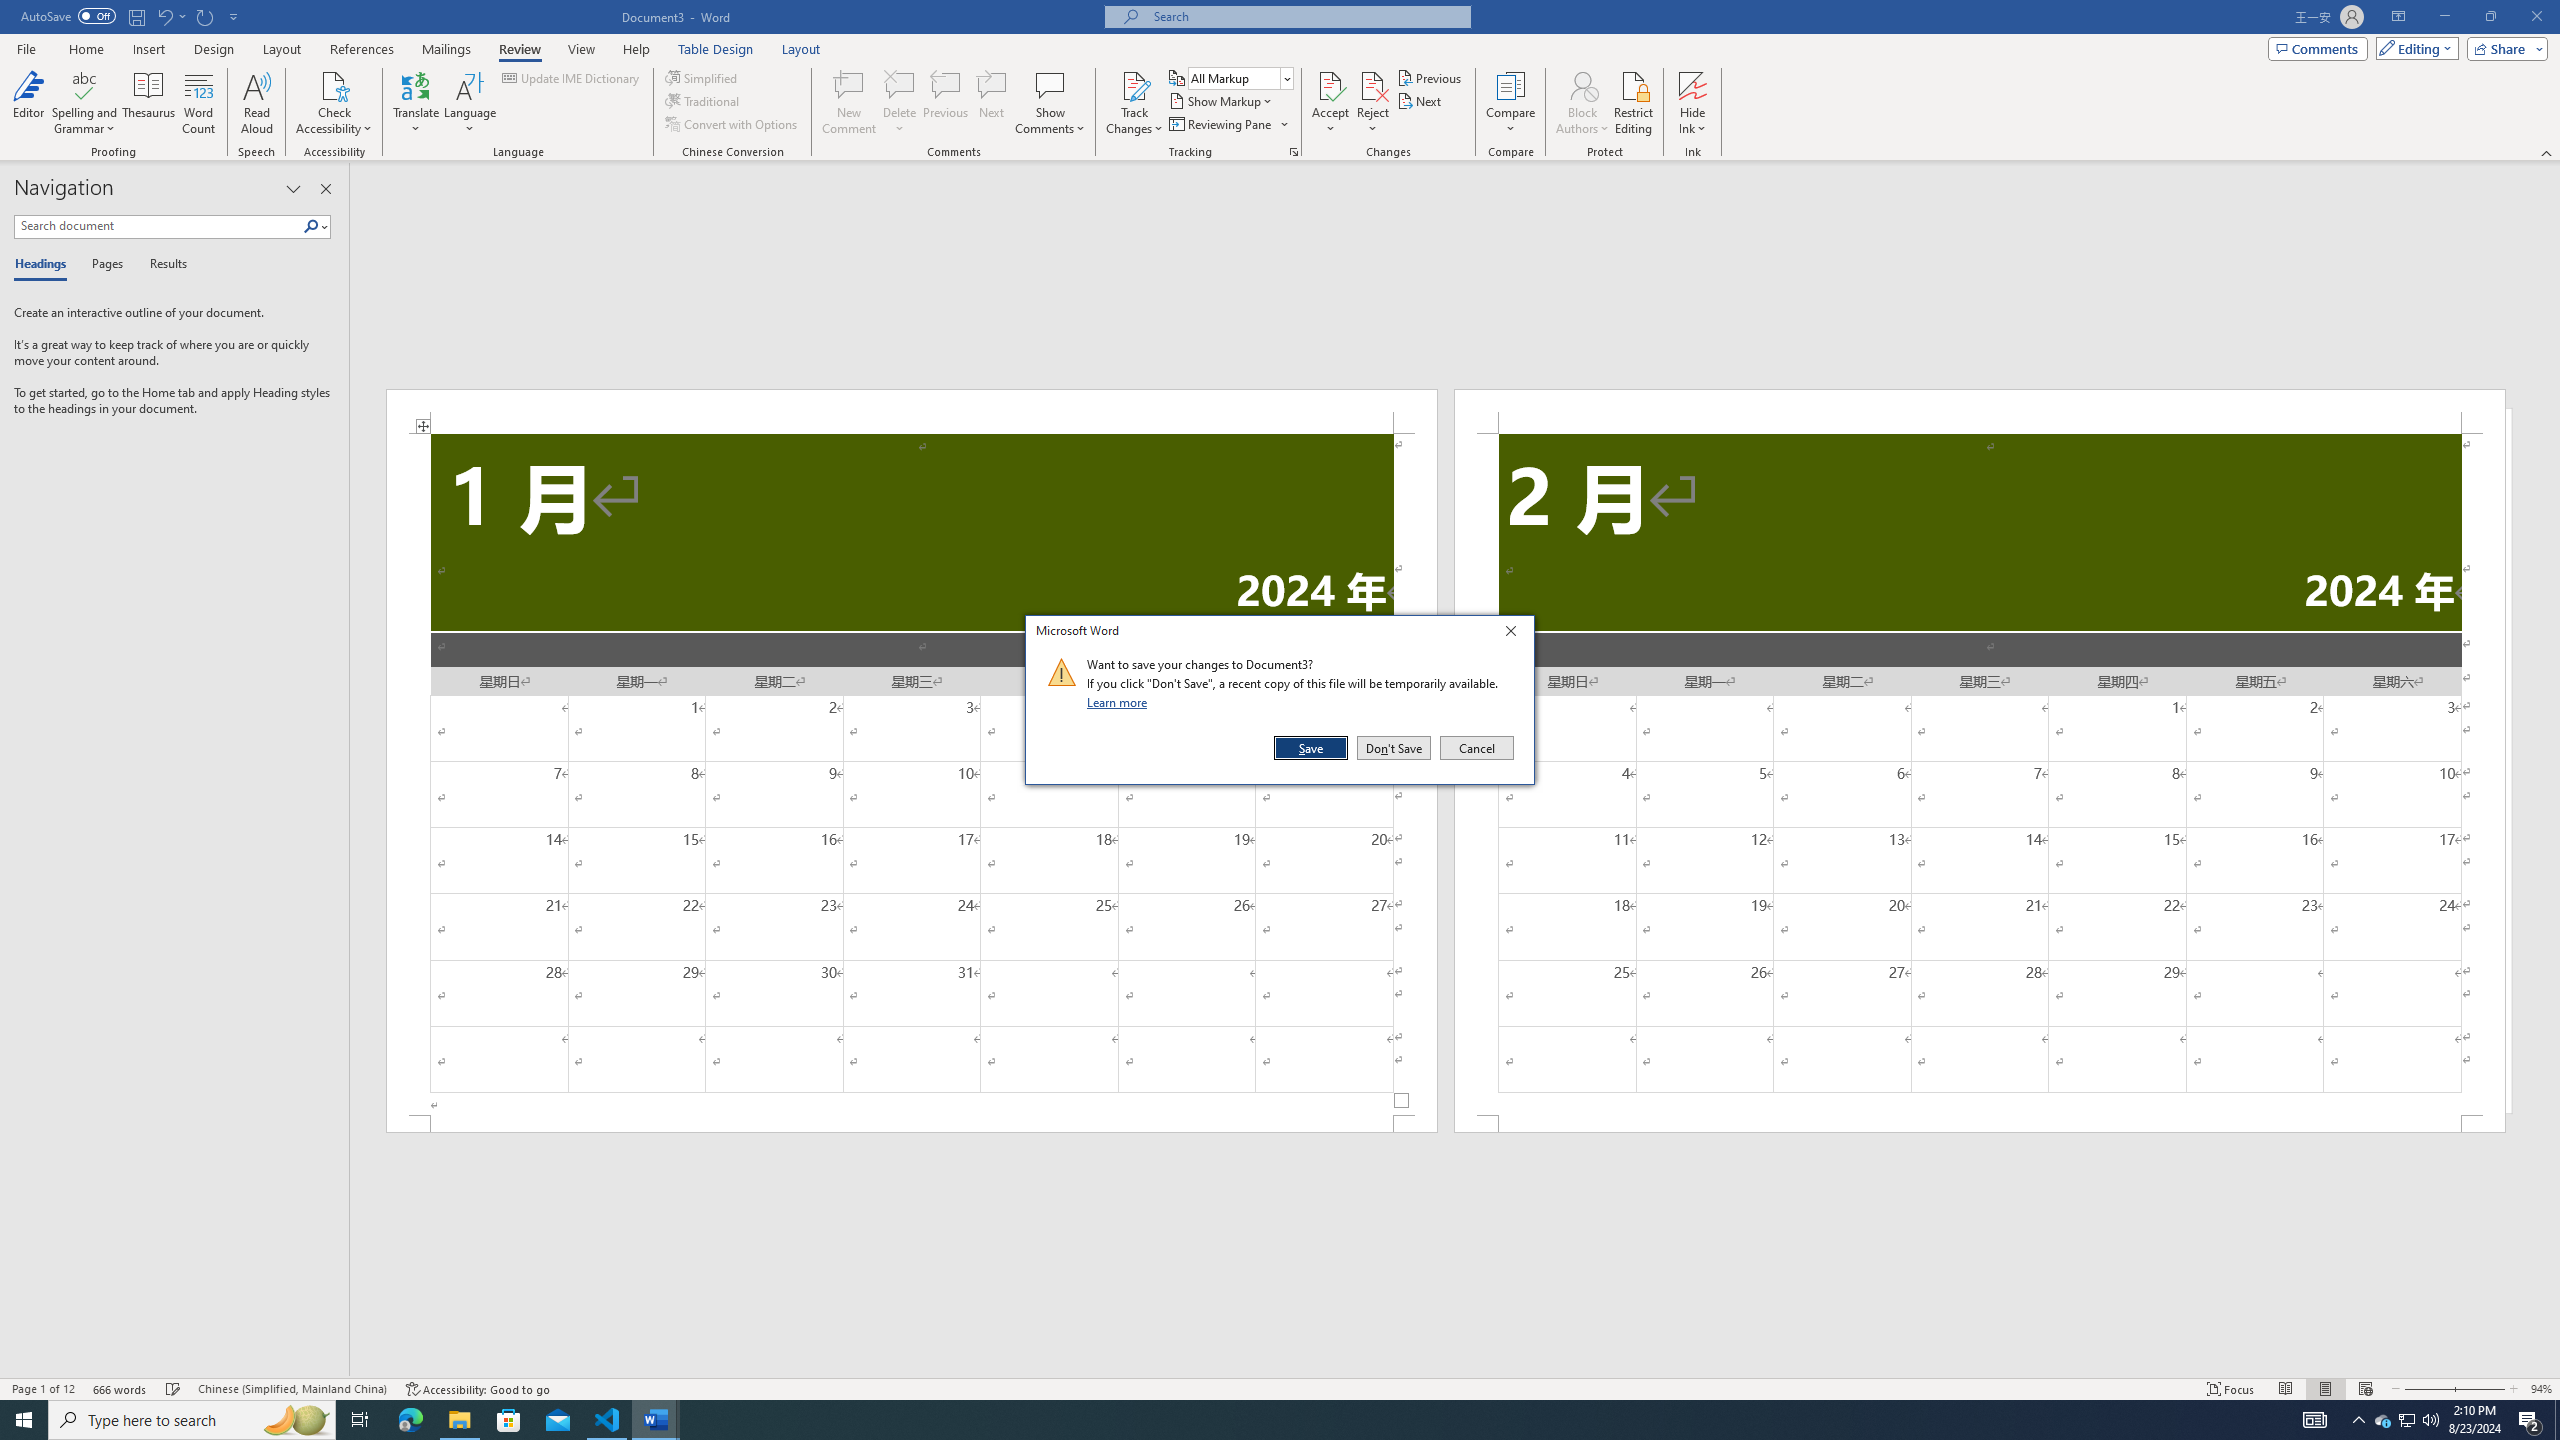  Describe the element at coordinates (476, 1389) in the screenshot. I see `'Accessibility Checker Accessibility: Good to go'` at that location.